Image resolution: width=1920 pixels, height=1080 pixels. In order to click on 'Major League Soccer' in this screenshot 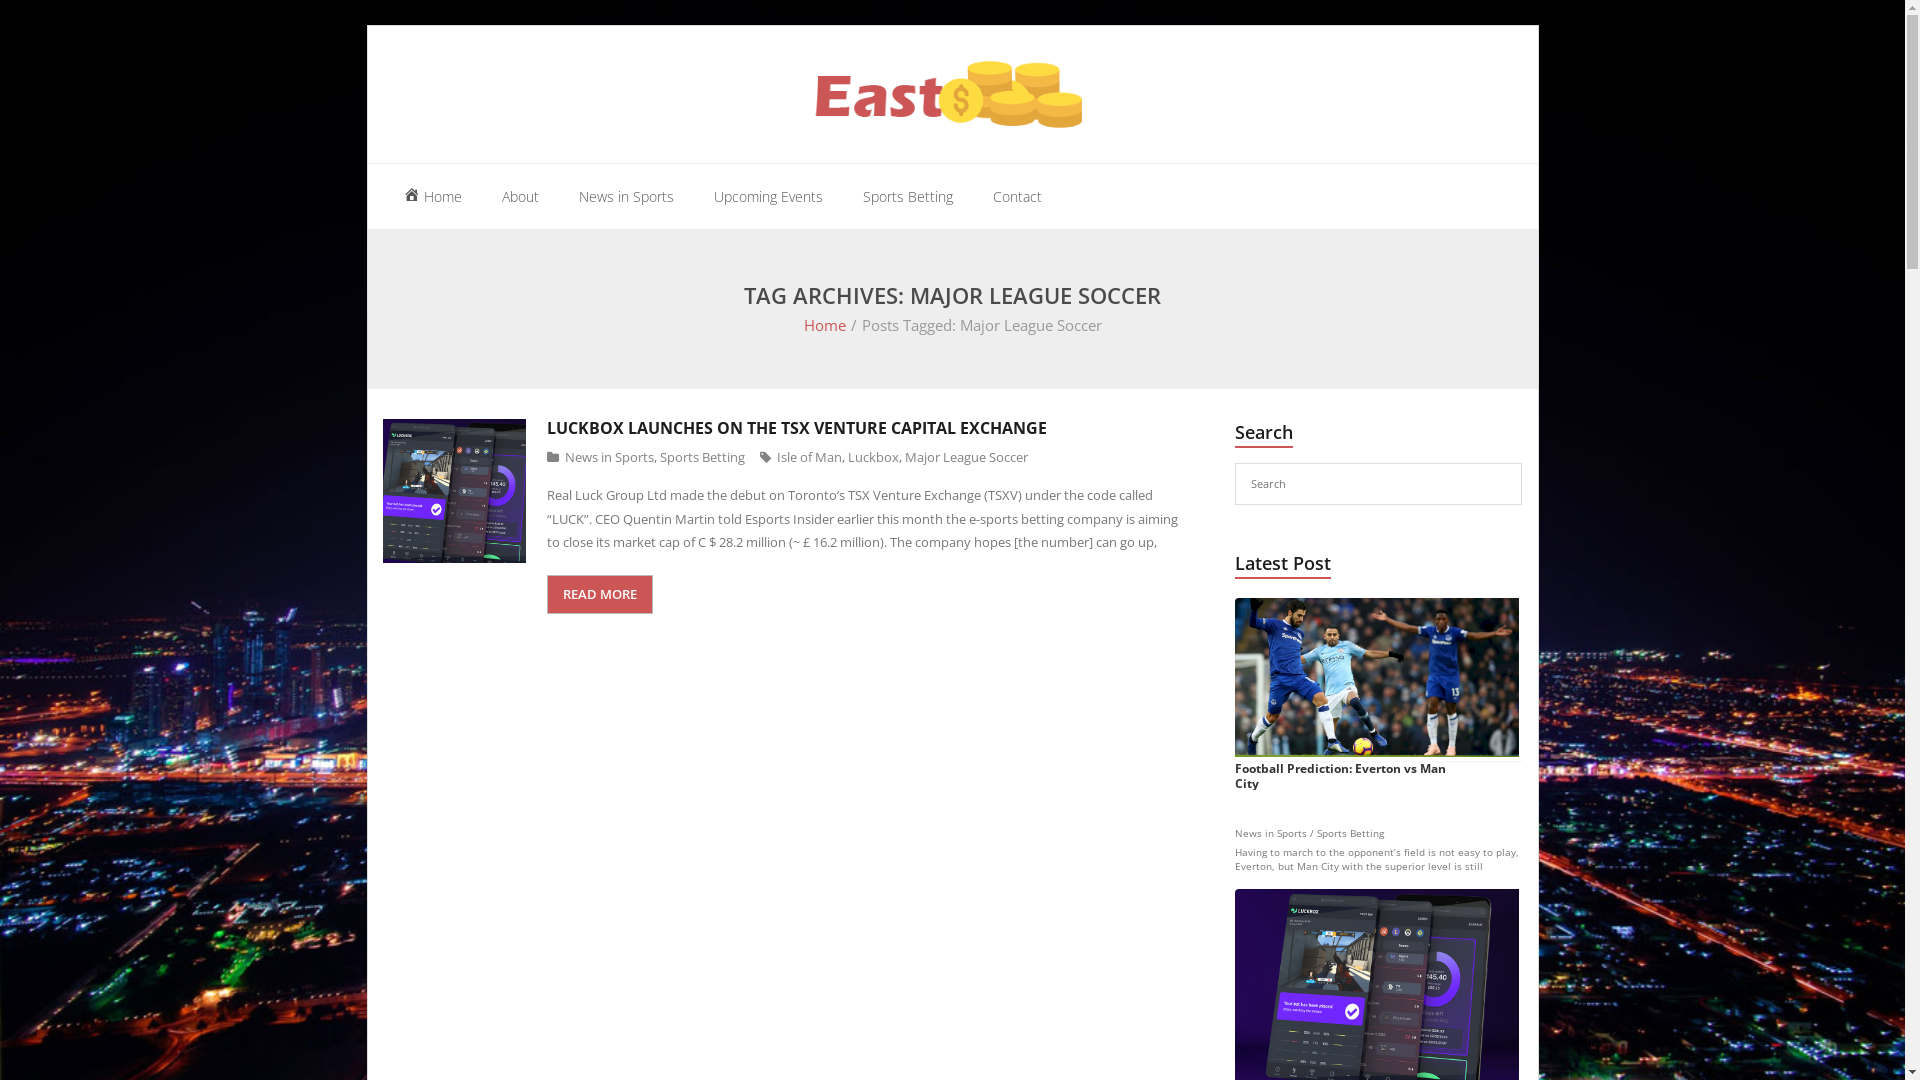, I will do `click(966, 456)`.